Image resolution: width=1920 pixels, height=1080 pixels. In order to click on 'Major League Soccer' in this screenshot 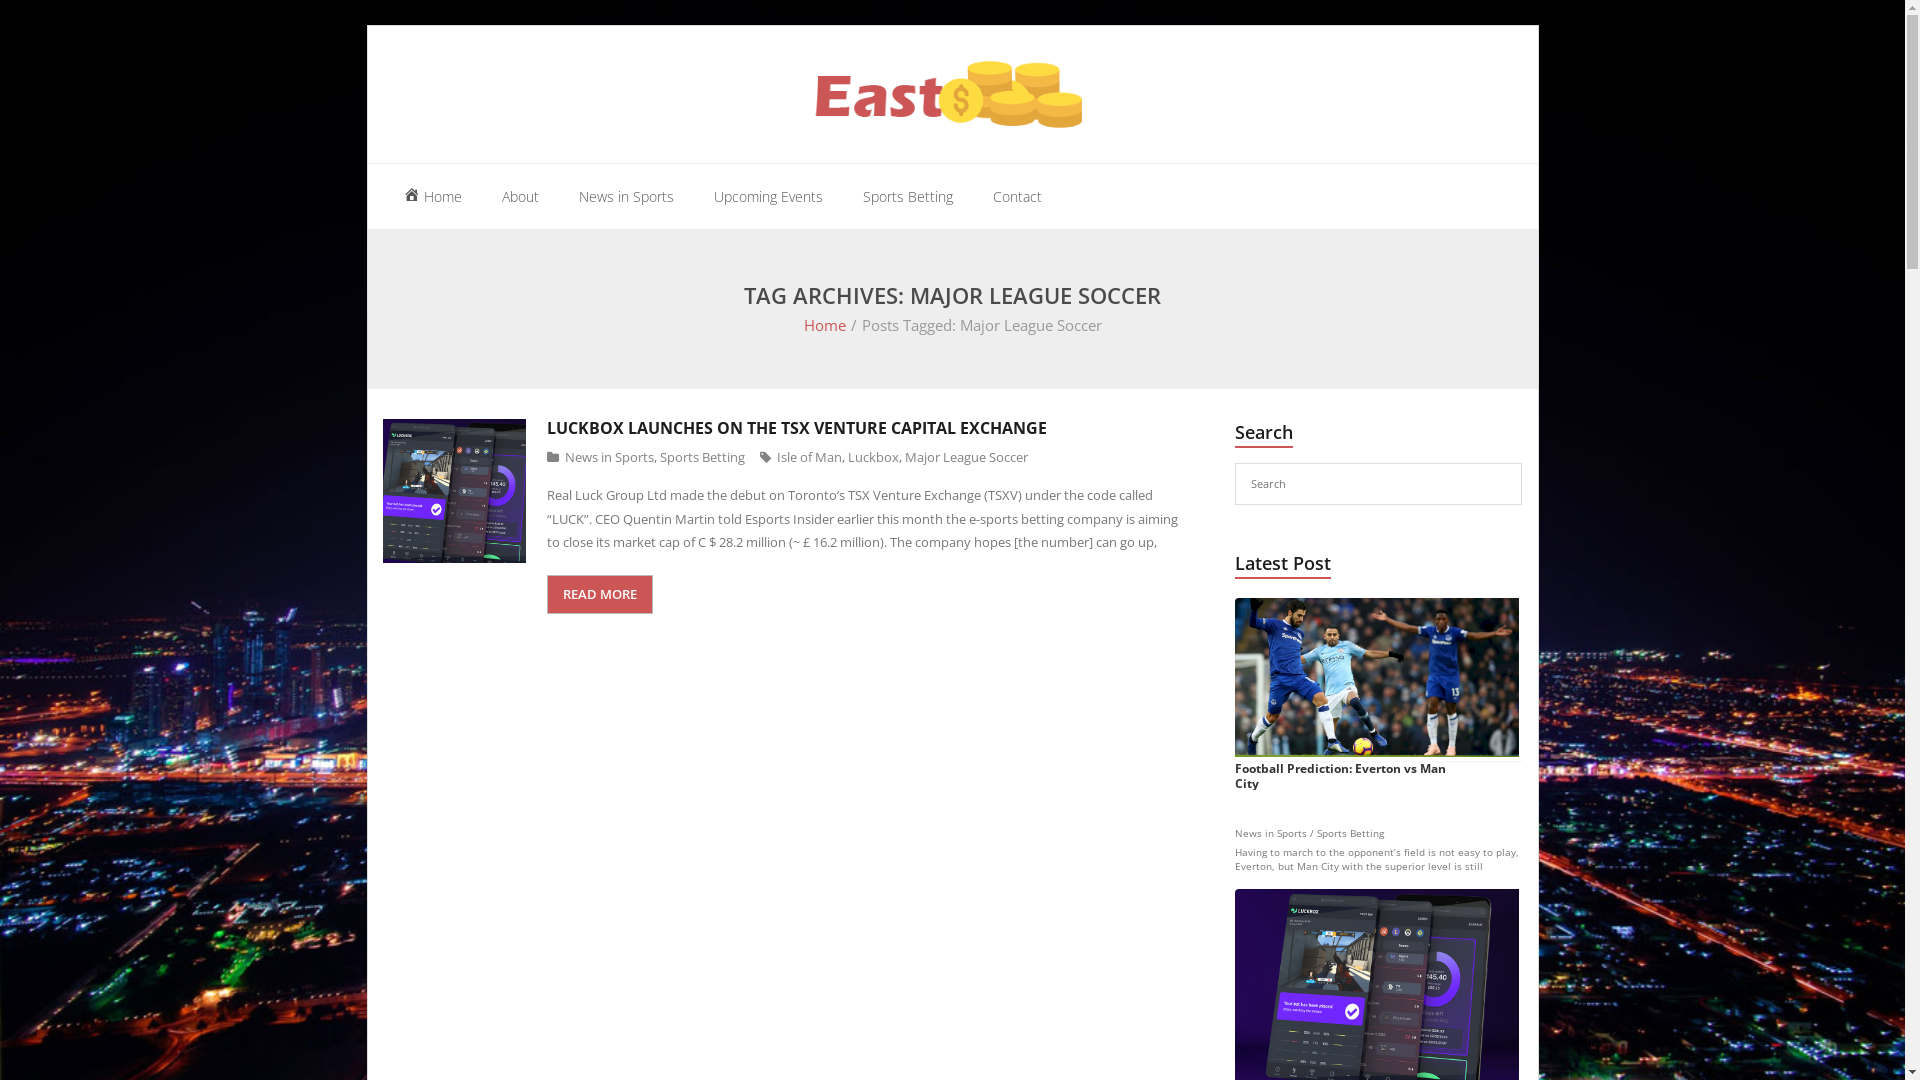, I will do `click(966, 456)`.